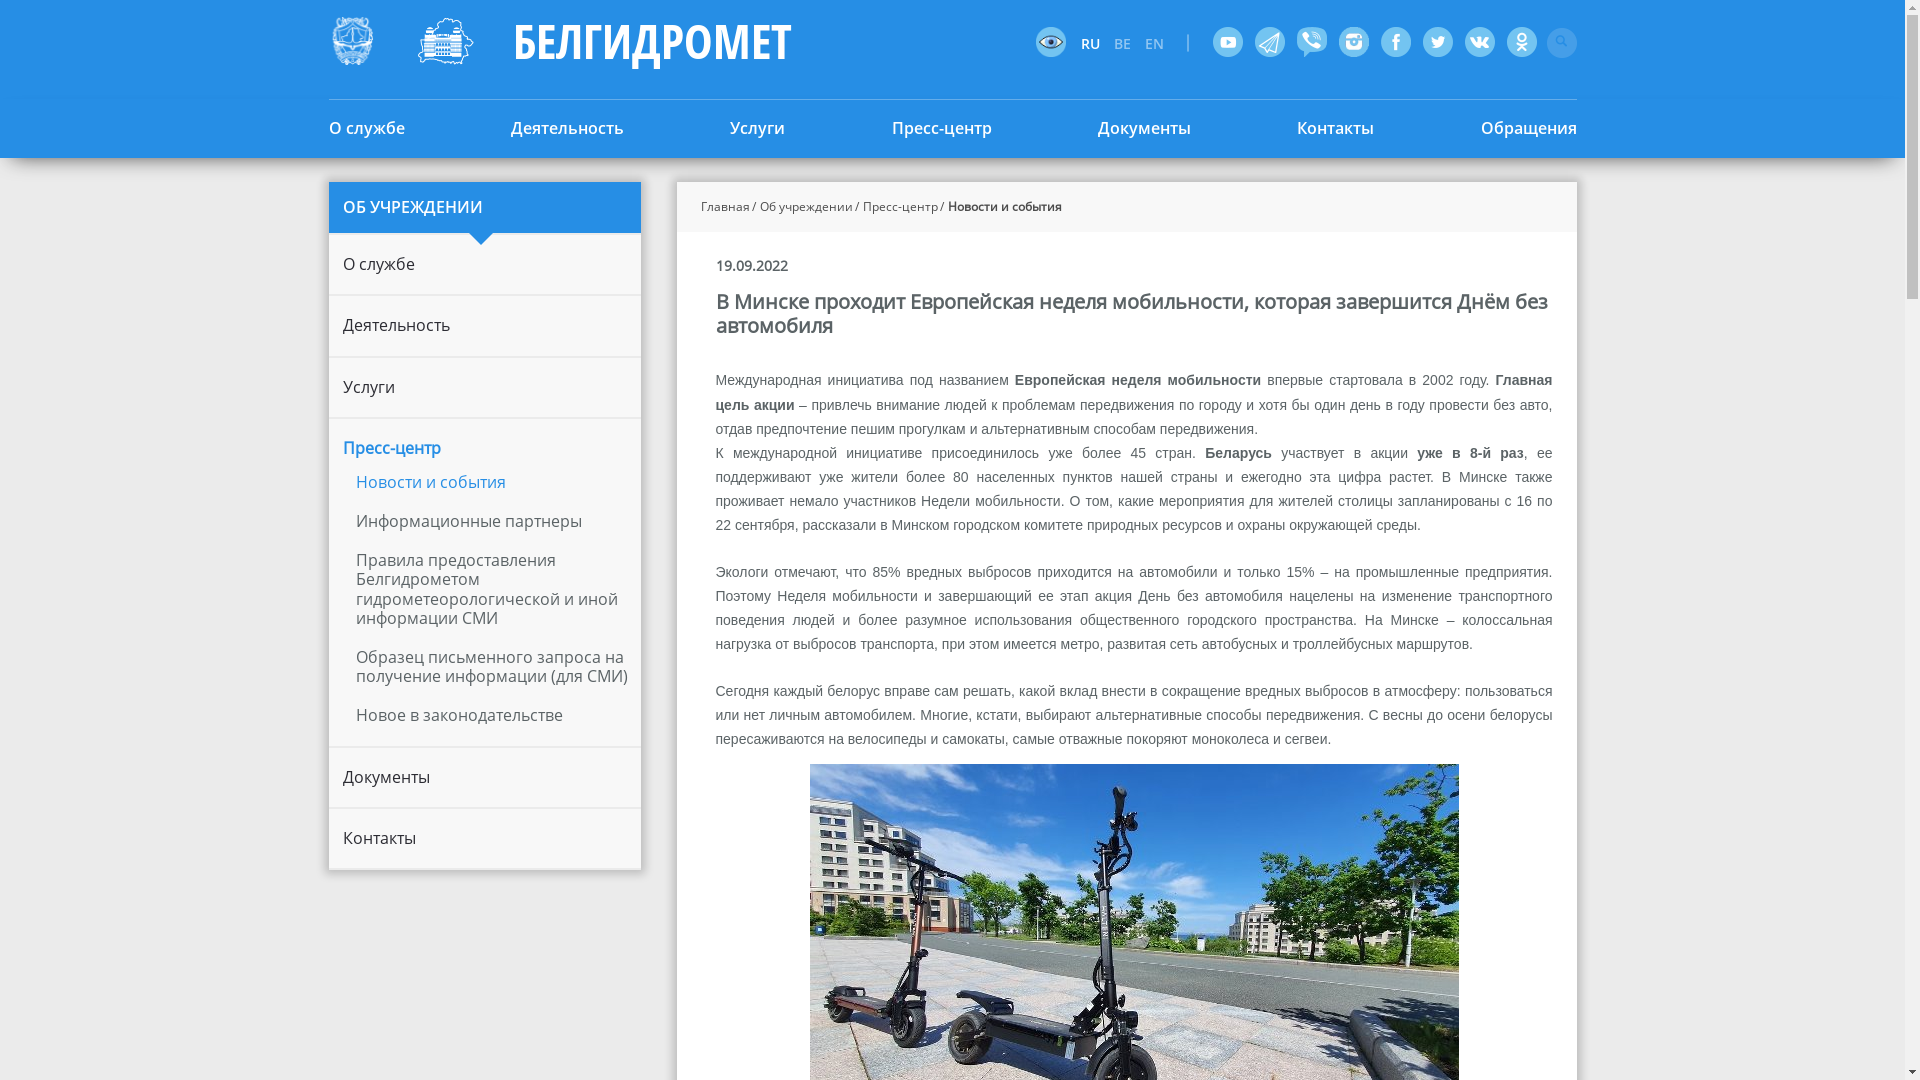  I want to click on 'viber', so click(1296, 42).